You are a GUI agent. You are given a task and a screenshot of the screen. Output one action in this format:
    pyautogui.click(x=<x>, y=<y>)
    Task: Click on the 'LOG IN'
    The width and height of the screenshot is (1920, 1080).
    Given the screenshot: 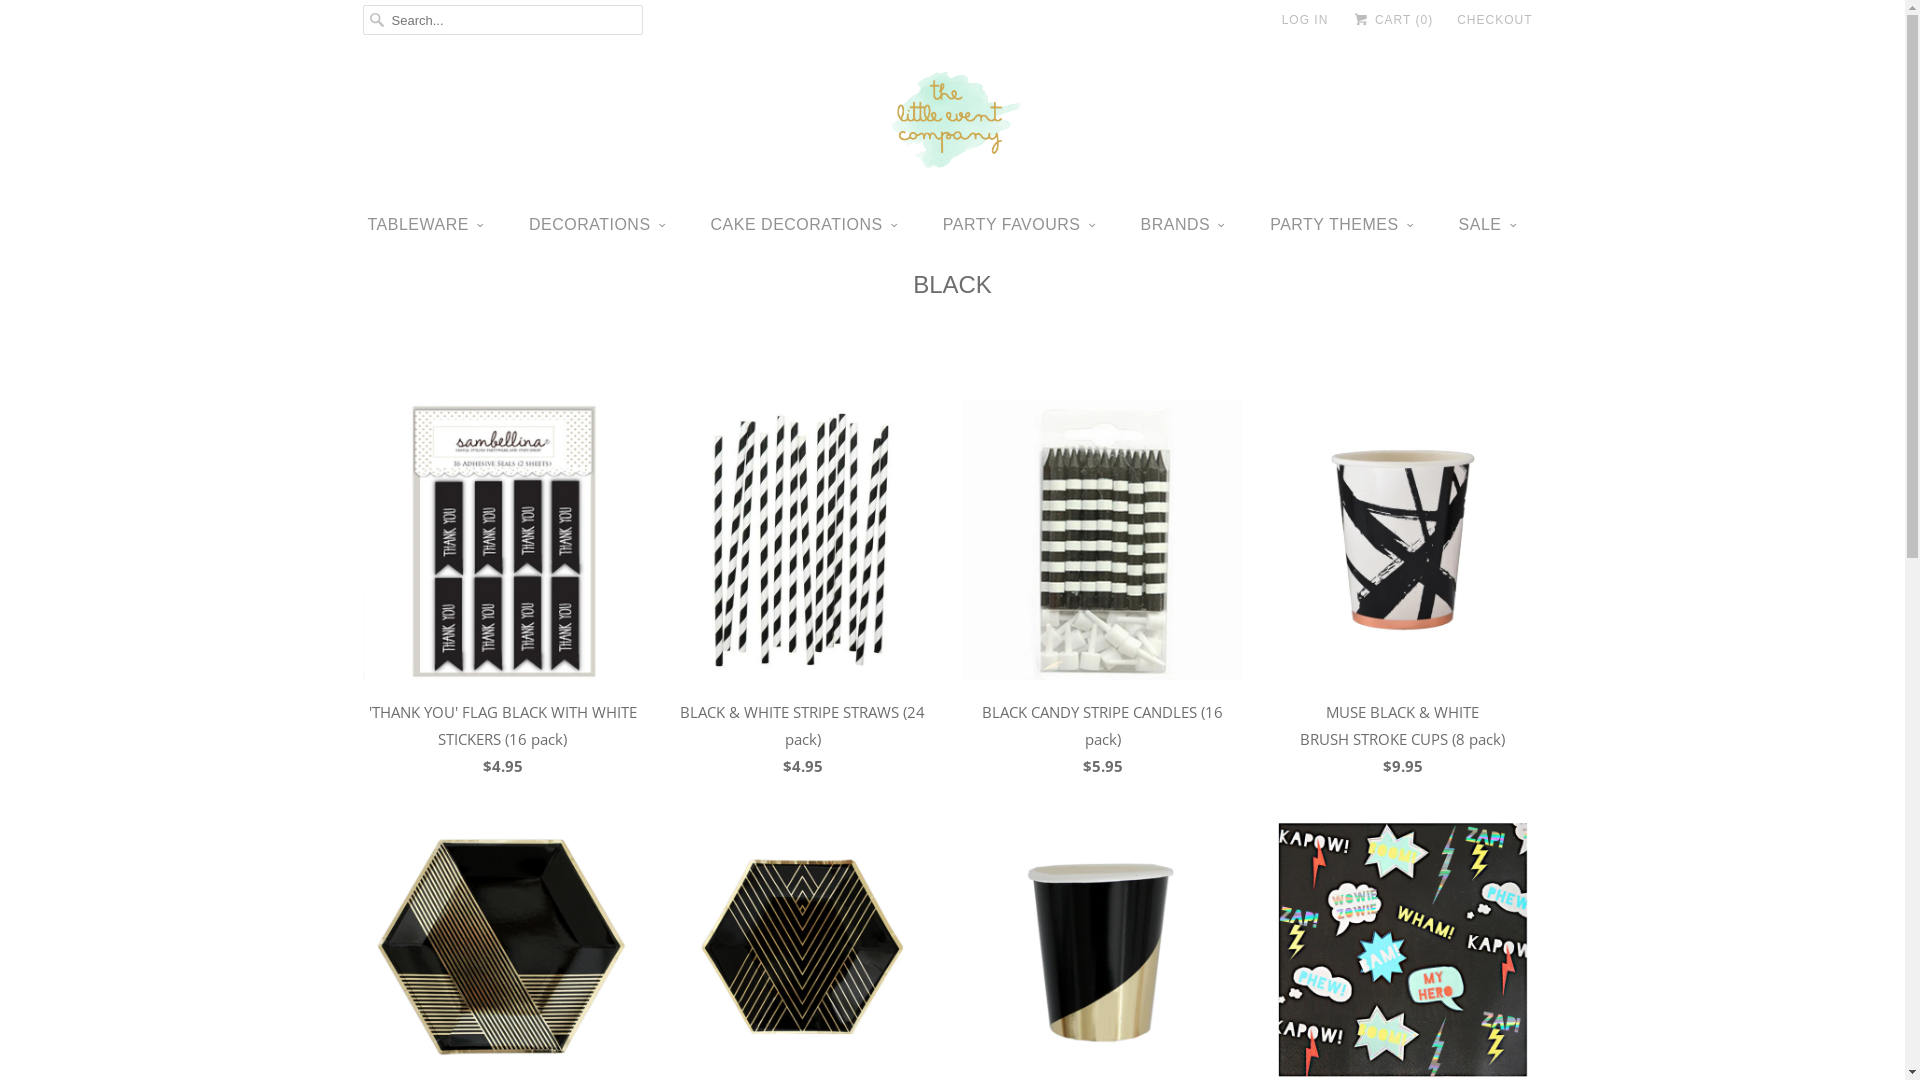 What is the action you would take?
    pyautogui.click(x=1305, y=19)
    